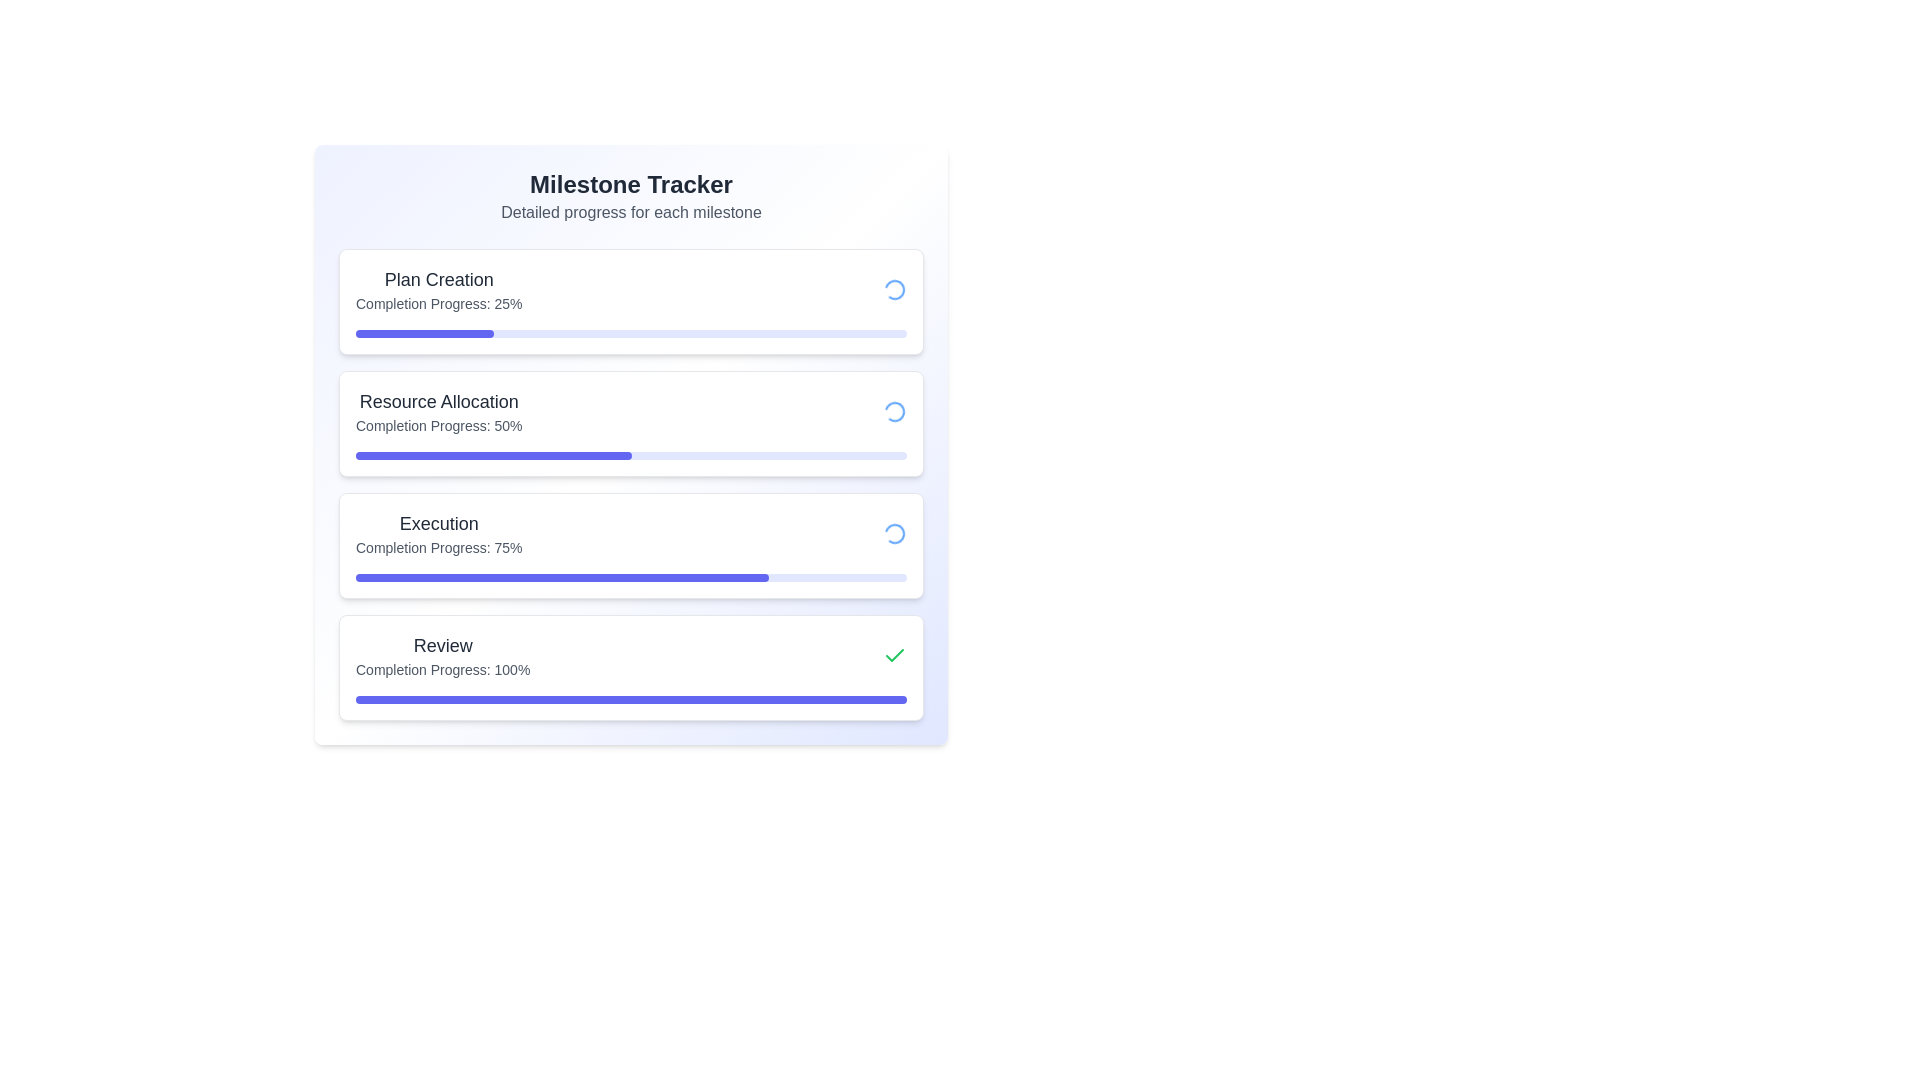 The height and width of the screenshot is (1080, 1920). I want to click on the animation of the Loading Spinner located next to 'Completion Progress: 50%' and above the progress bar for the 'Resource Allocation' milestone, so click(893, 411).